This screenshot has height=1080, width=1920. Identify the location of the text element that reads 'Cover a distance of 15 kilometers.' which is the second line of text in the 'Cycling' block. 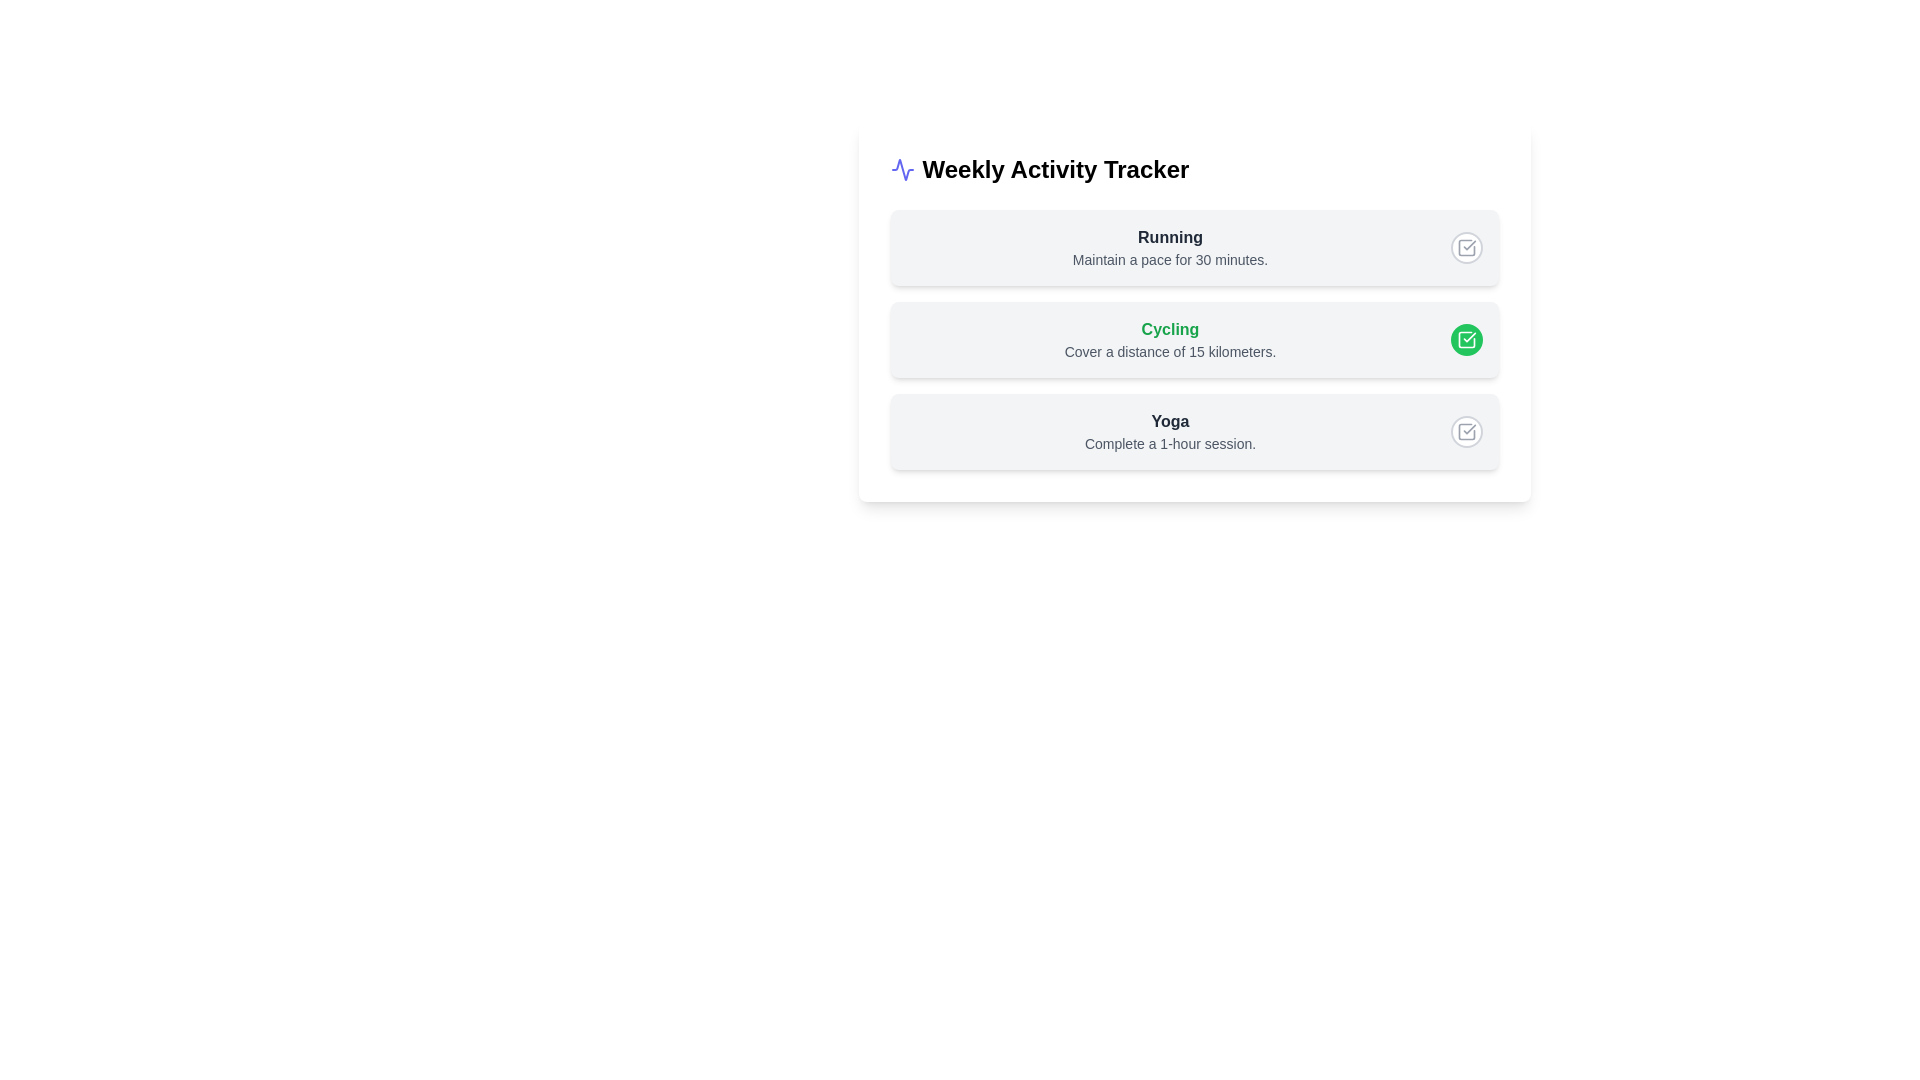
(1170, 350).